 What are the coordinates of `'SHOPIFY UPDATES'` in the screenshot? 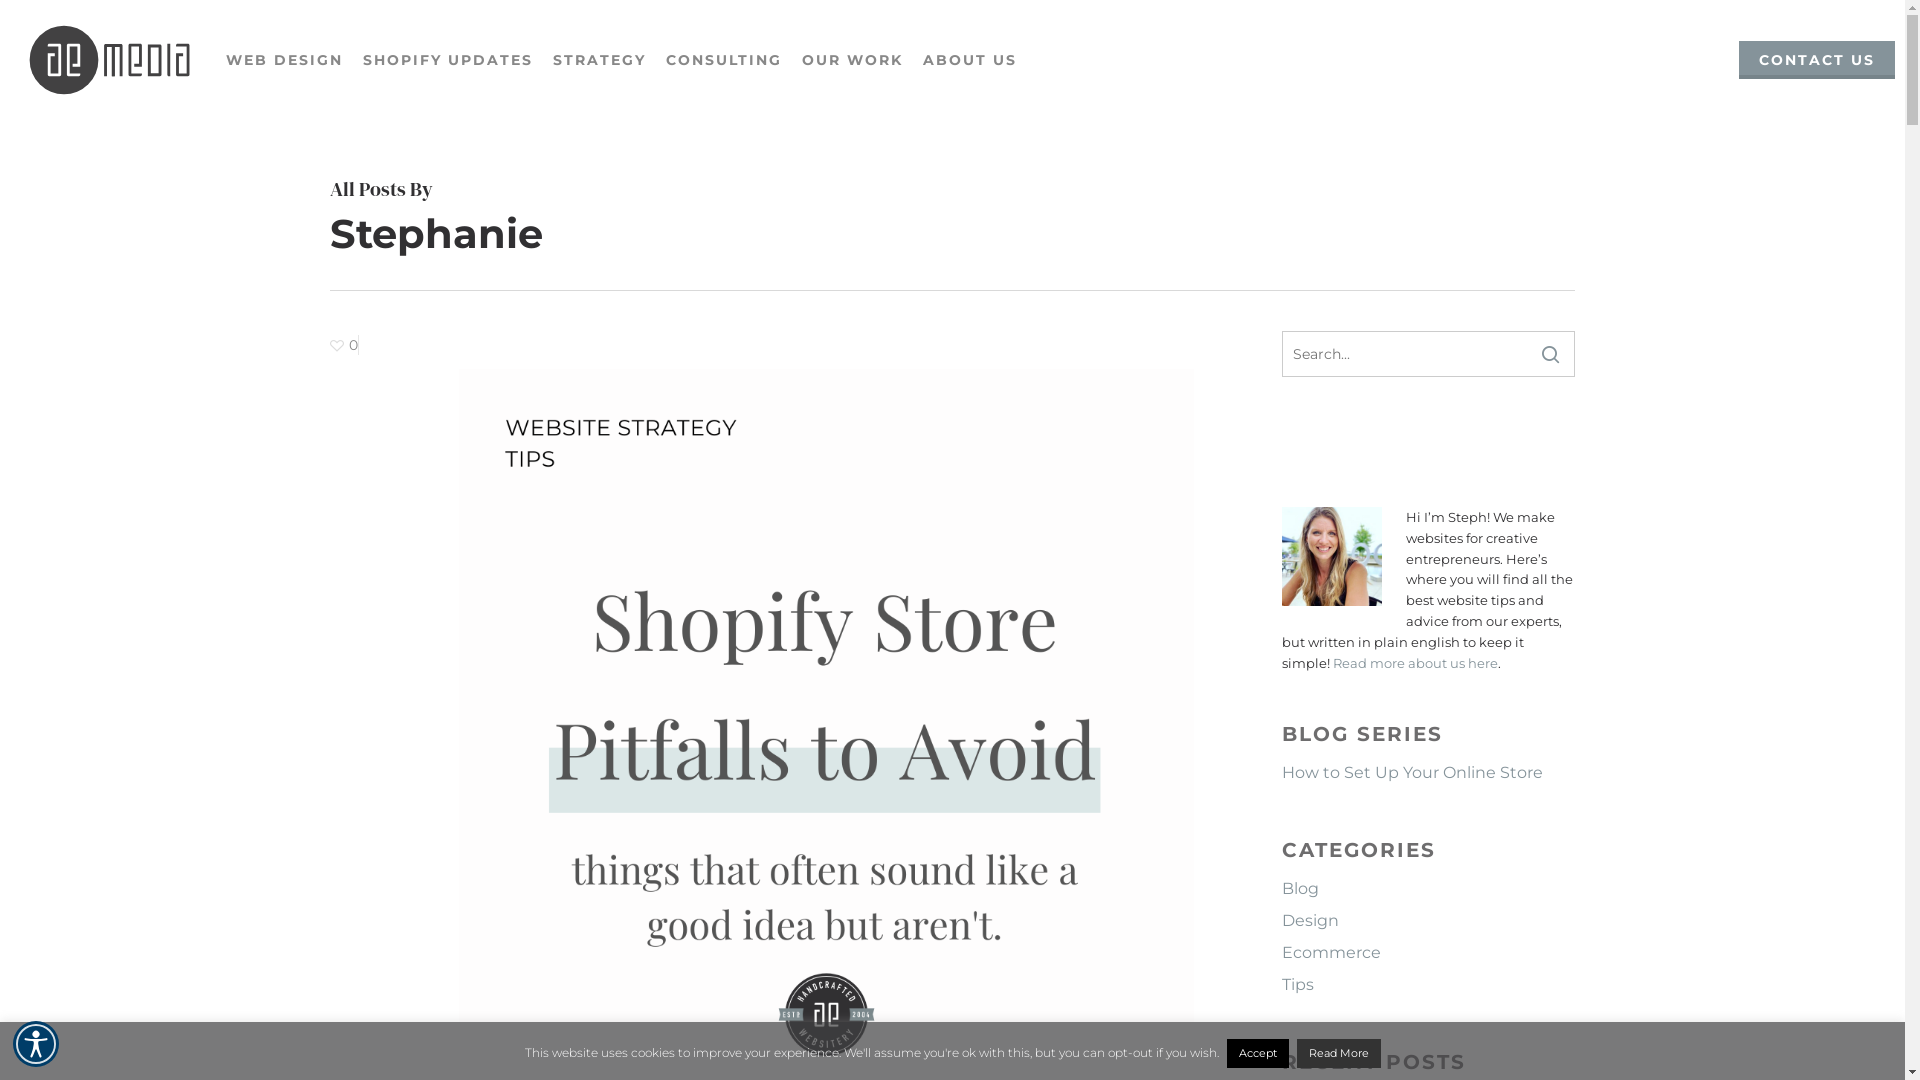 It's located at (446, 59).